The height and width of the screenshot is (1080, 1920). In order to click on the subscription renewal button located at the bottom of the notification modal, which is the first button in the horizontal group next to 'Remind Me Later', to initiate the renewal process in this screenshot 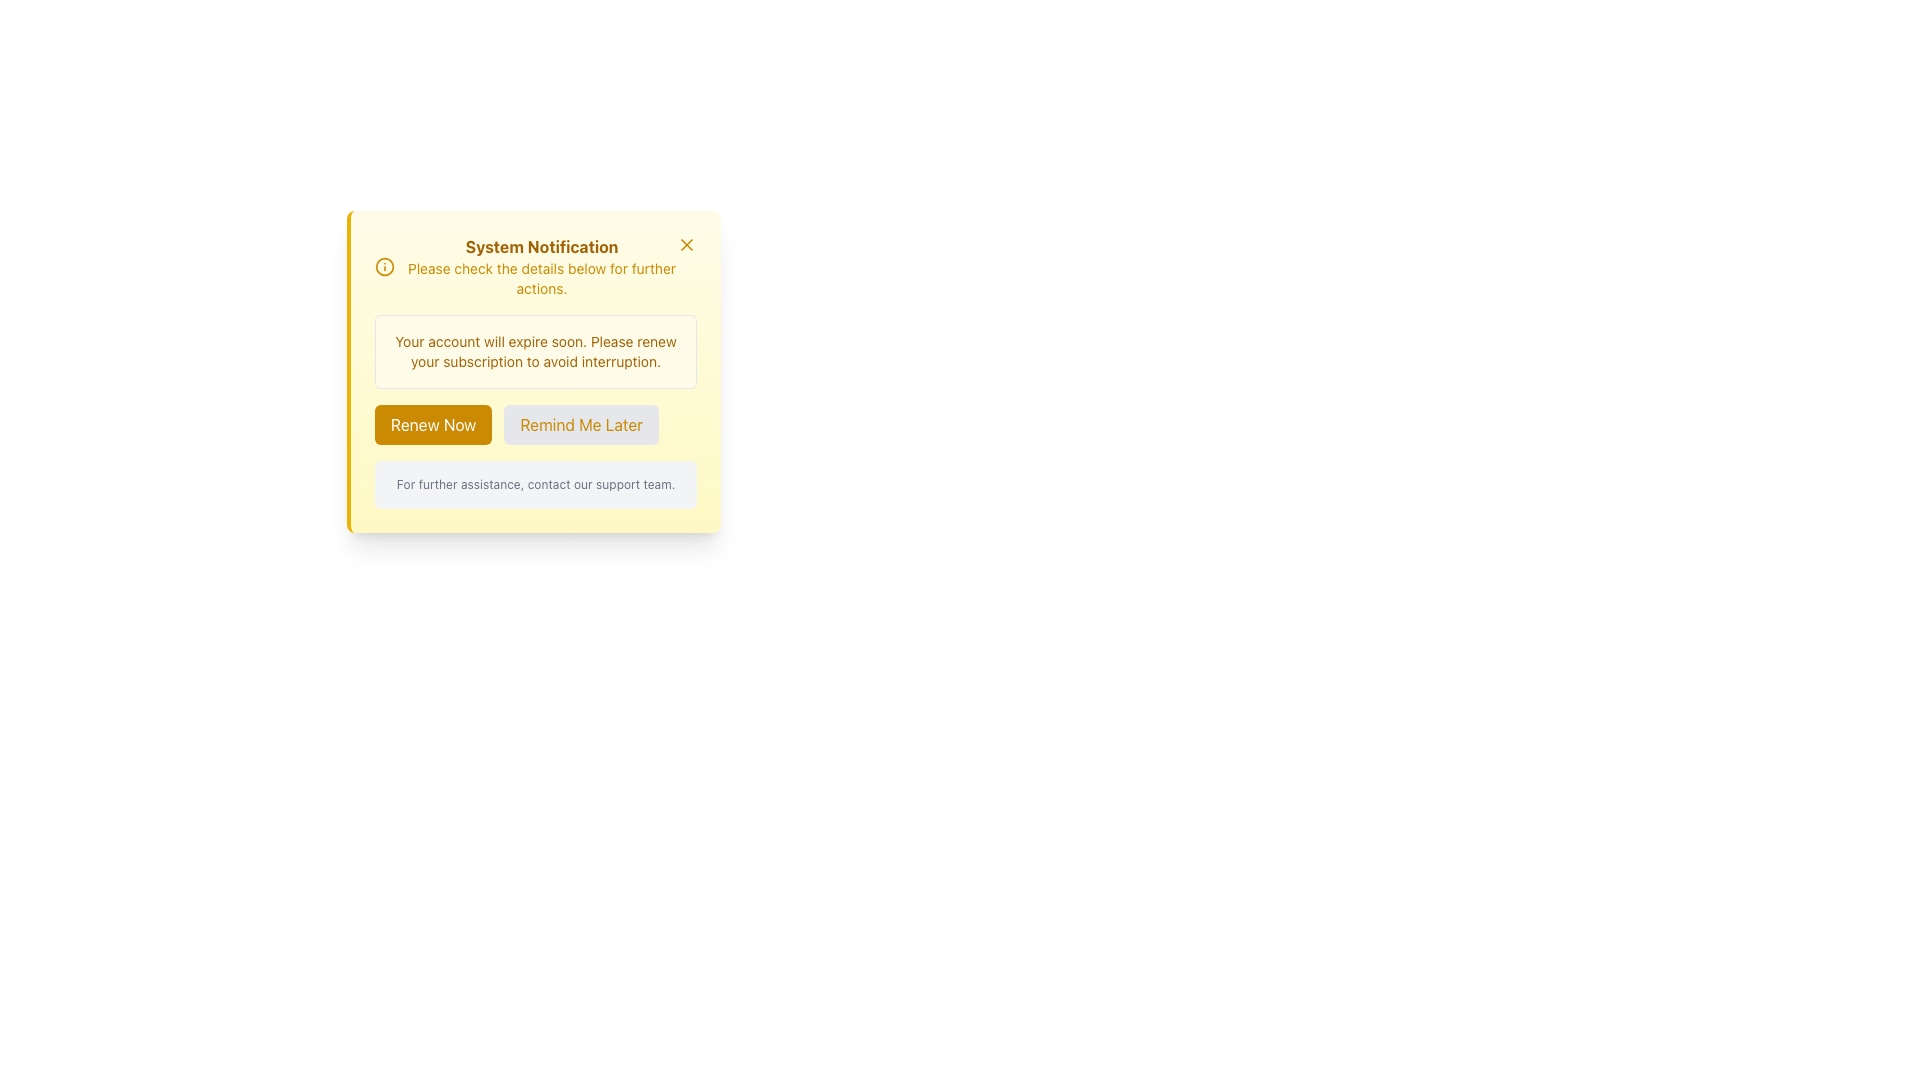, I will do `click(432, 423)`.